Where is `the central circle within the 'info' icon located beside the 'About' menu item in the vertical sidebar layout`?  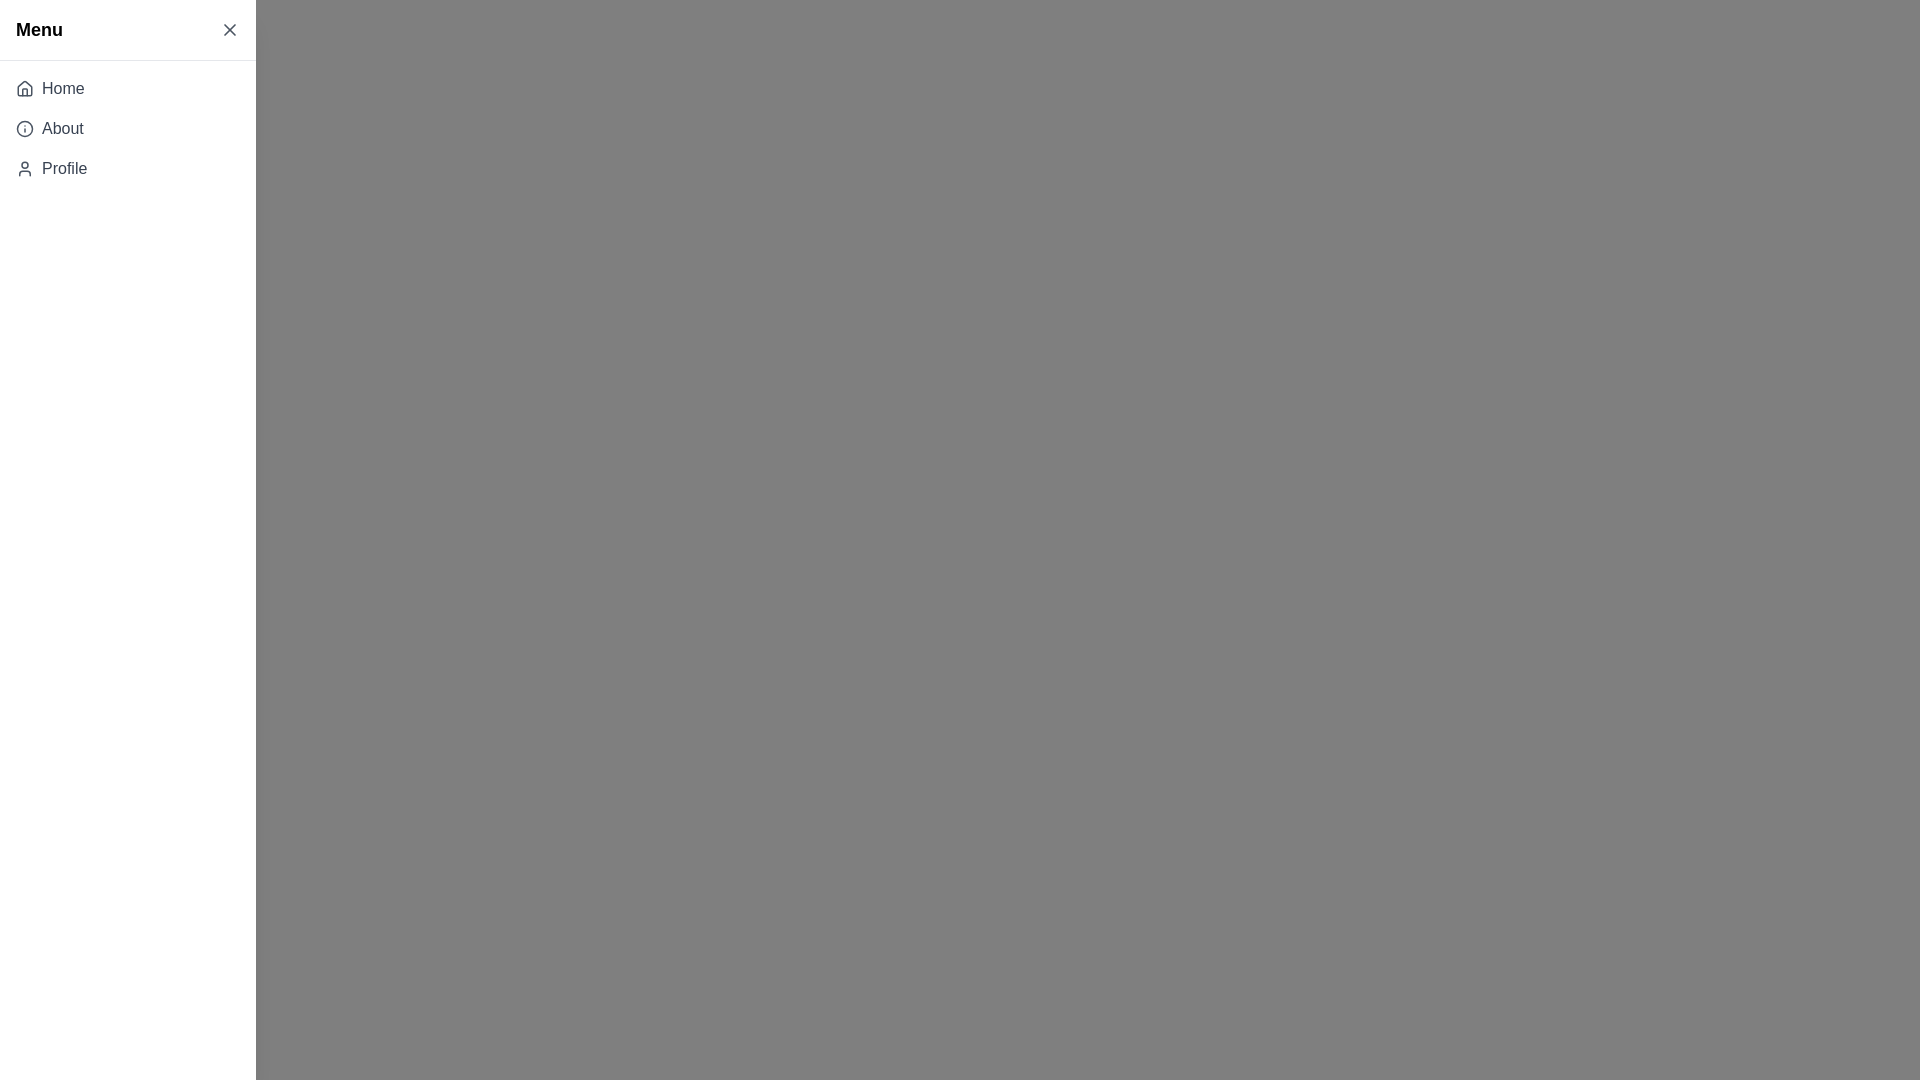
the central circle within the 'info' icon located beside the 'About' menu item in the vertical sidebar layout is located at coordinates (24, 128).